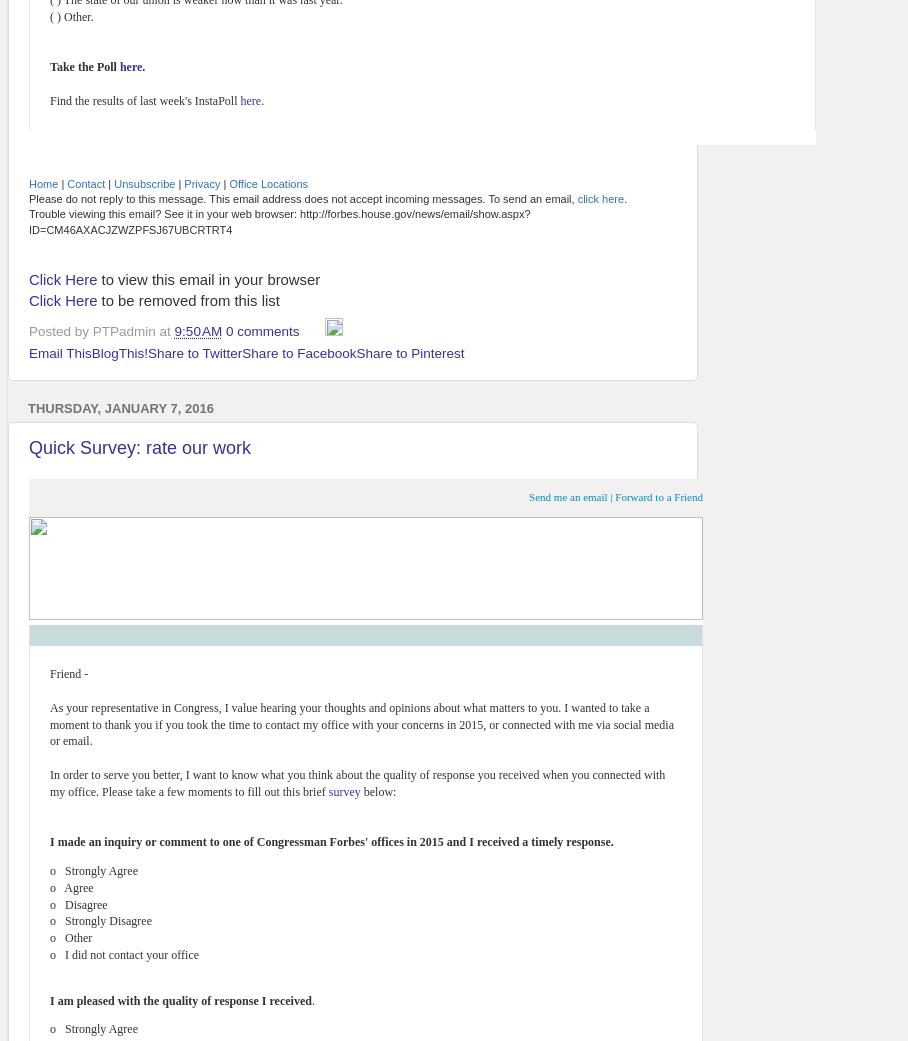  What do you see at coordinates (77, 903) in the screenshot?
I see `'o   Disagree'` at bounding box center [77, 903].